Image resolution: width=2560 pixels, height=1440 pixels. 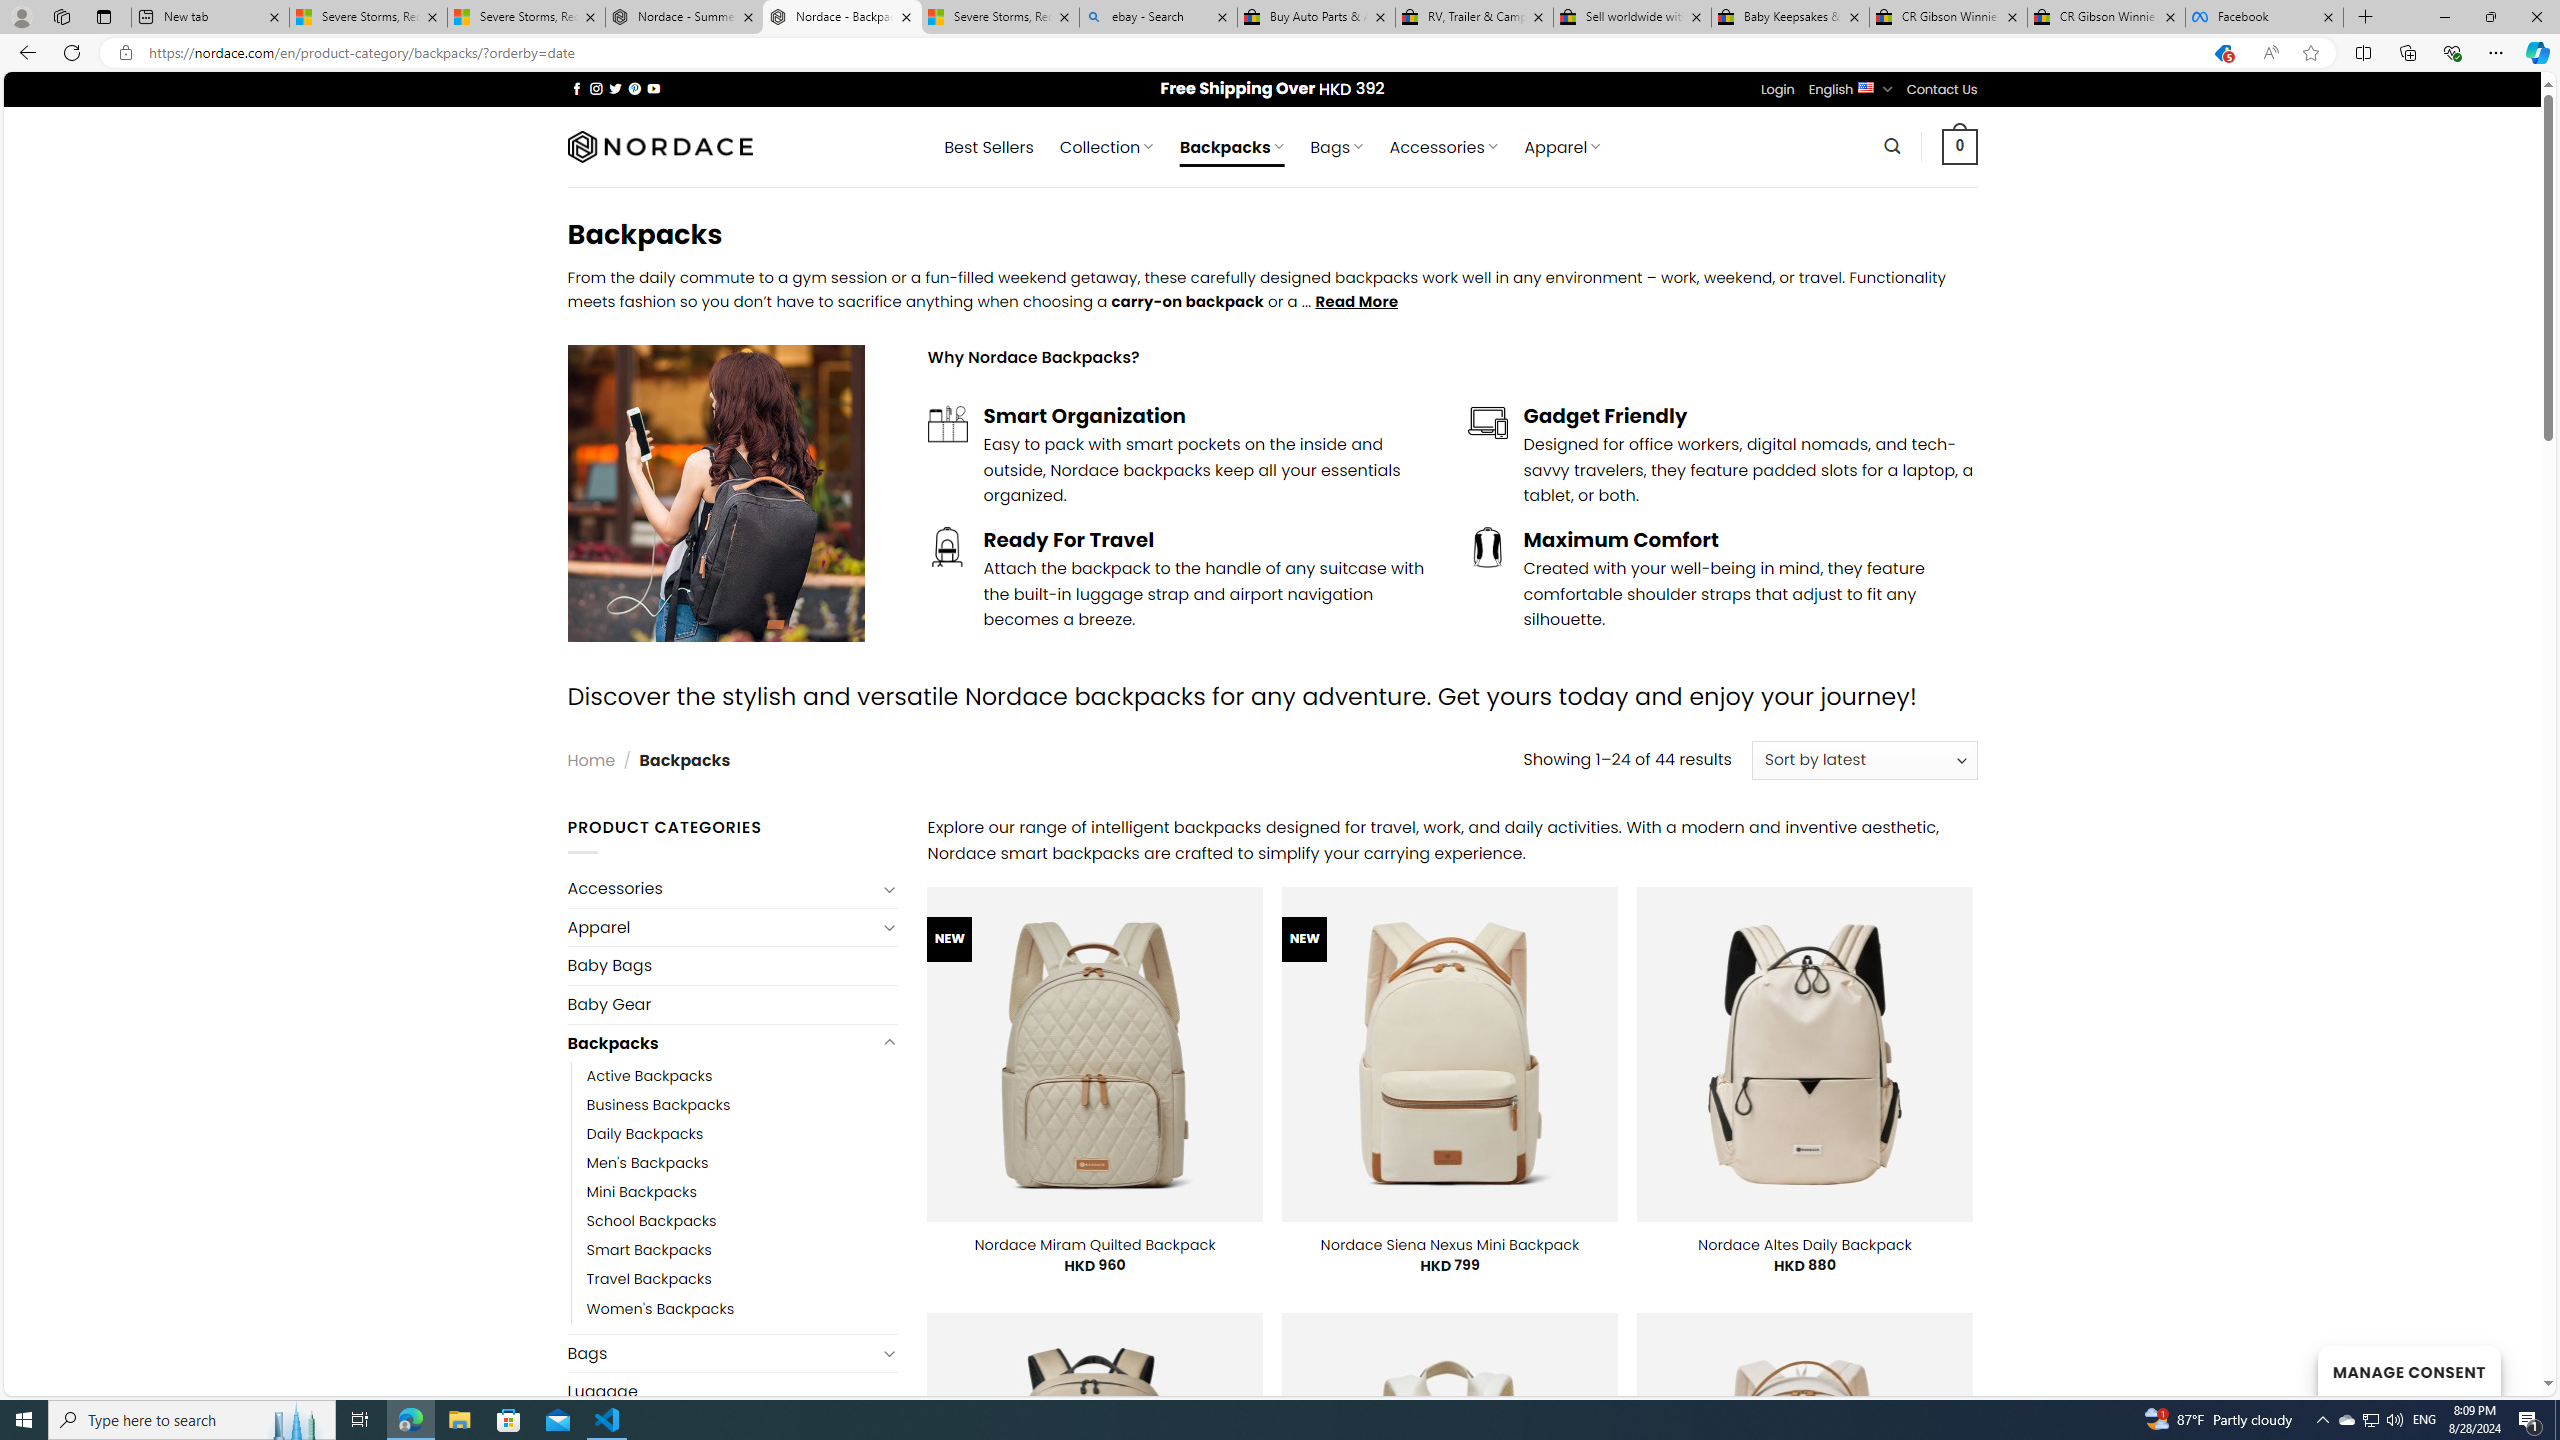 What do you see at coordinates (988, 146) in the screenshot?
I see `' Best Sellers'` at bounding box center [988, 146].